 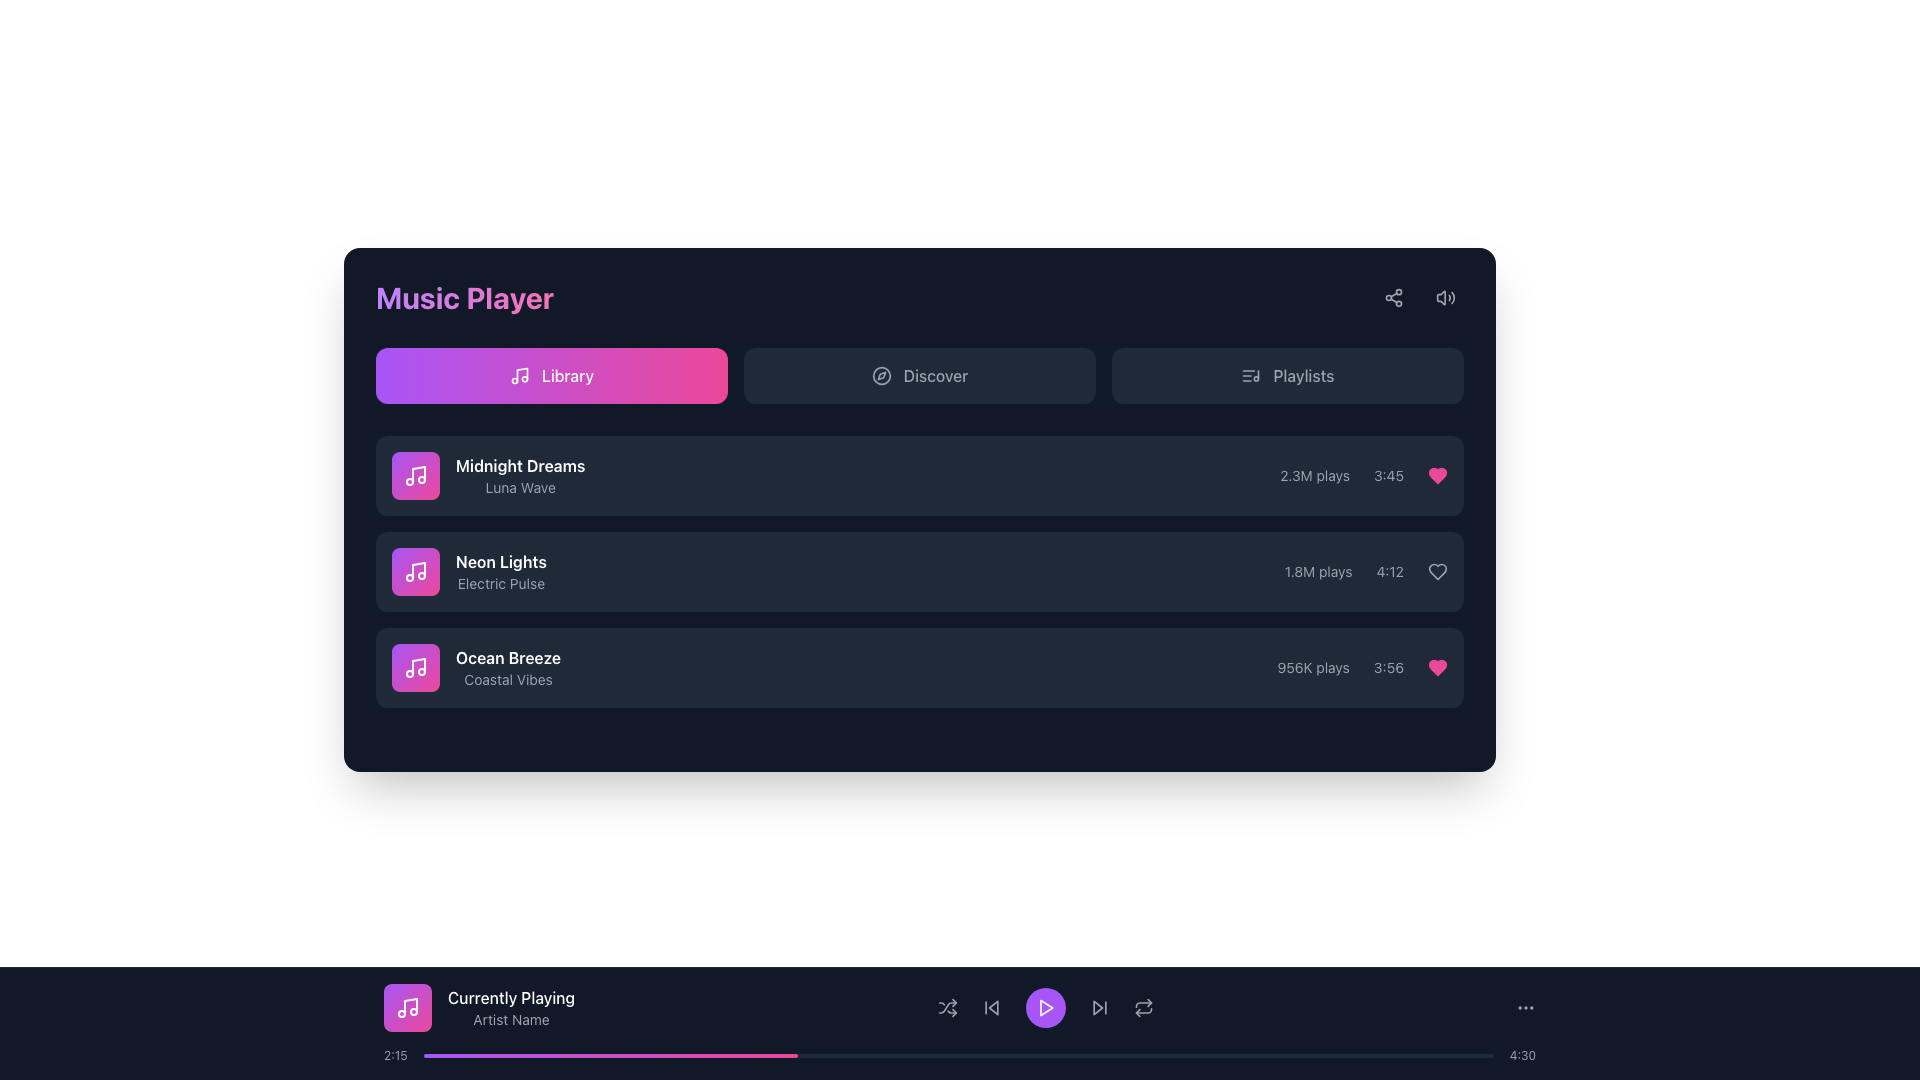 I want to click on the third item in the vertically stacked list displaying the title and subtitle of a music track, so click(x=508, y=667).